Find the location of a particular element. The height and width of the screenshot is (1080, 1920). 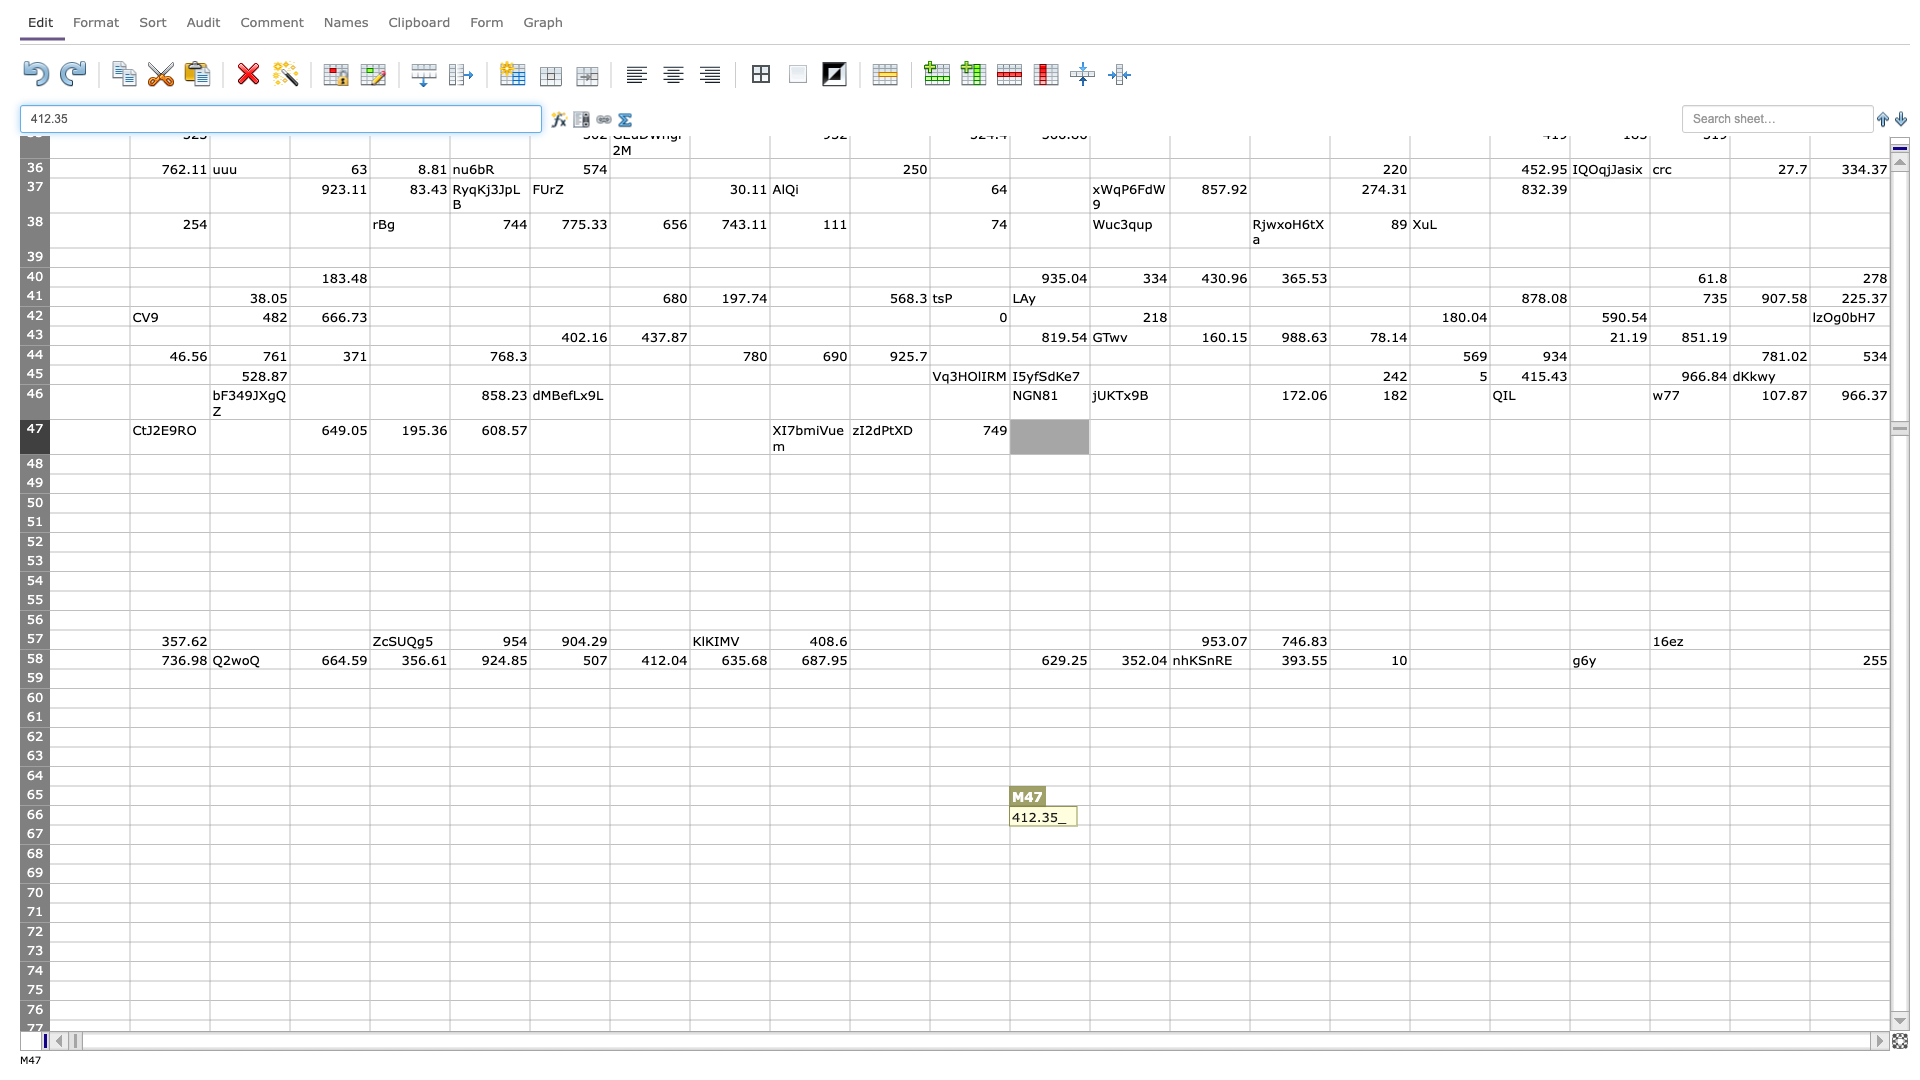

fill handle of cell N67 is located at coordinates (1170, 844).